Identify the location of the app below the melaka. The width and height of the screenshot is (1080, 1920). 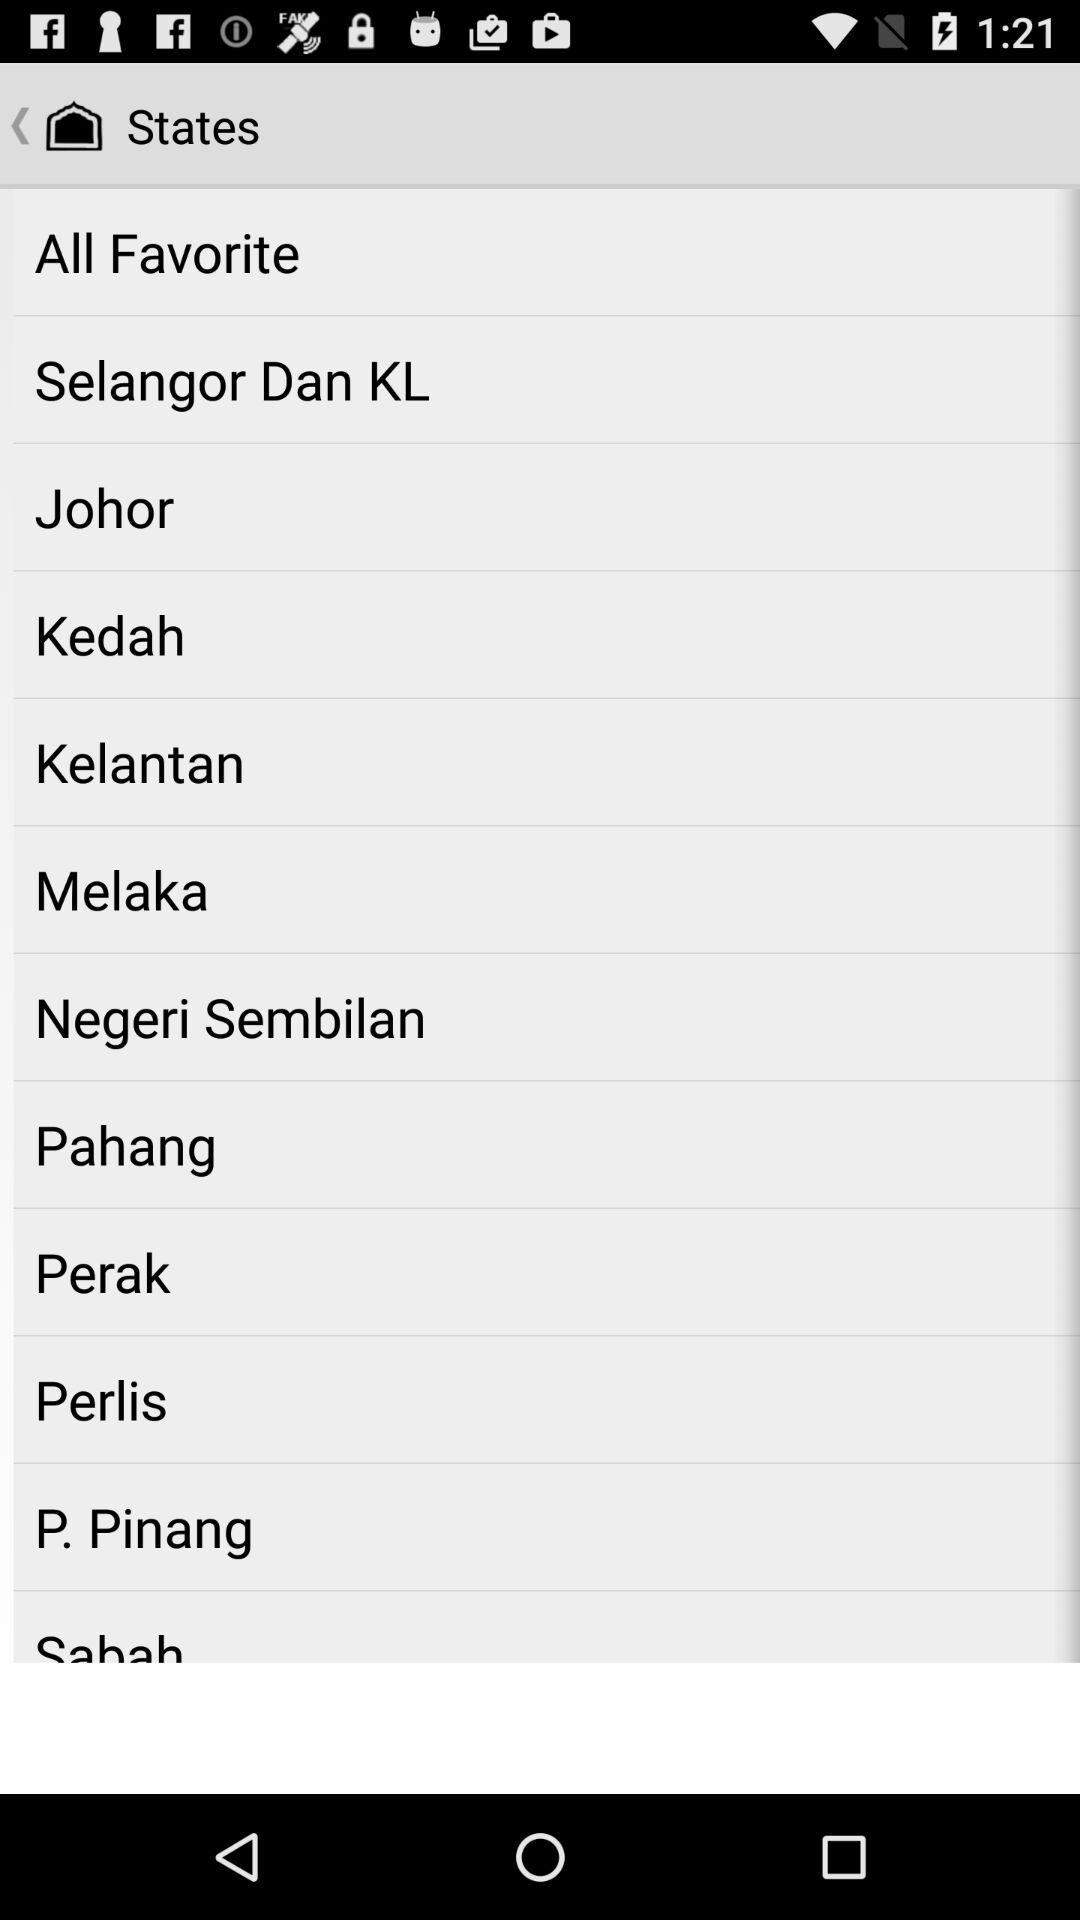
(546, 1017).